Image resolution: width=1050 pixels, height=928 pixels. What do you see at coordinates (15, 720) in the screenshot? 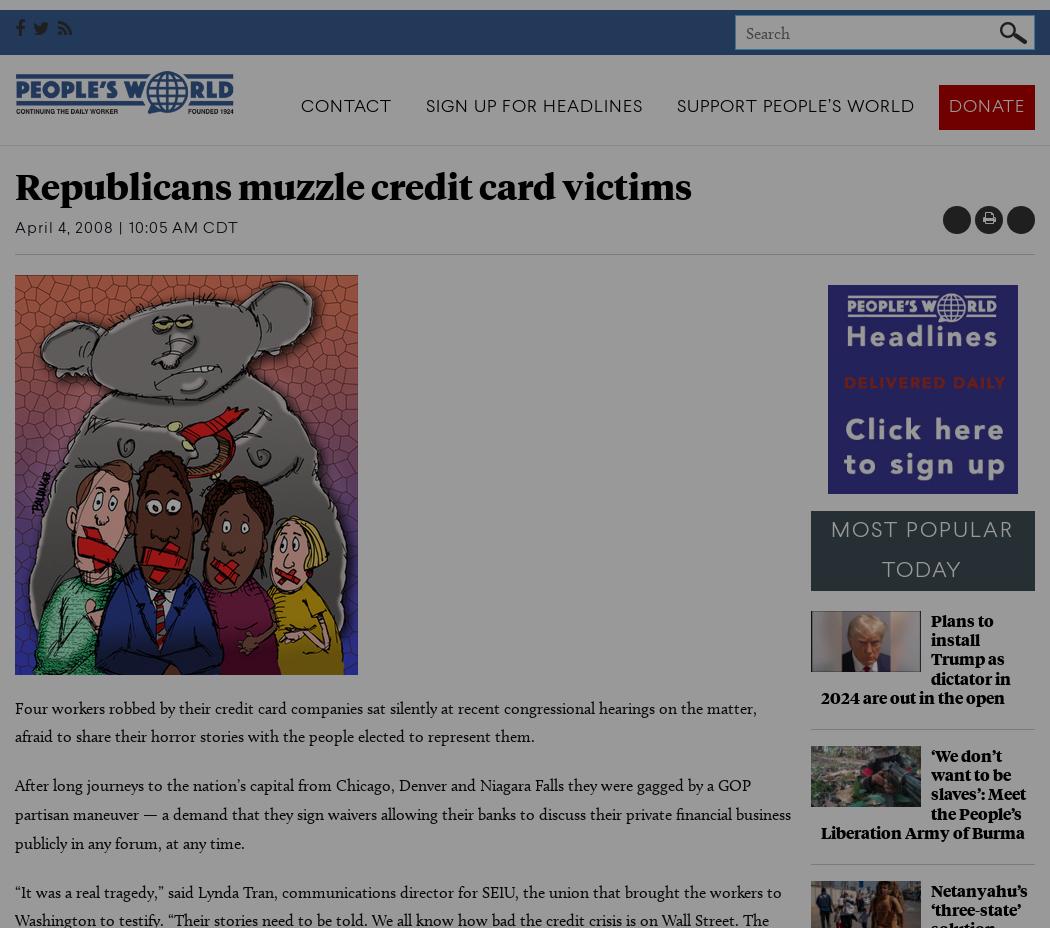
I see `'Four workers robbed by their credit card companies sat silently at recent congressional hearings on the matter, afraid to share their horror stories with the people elected to represent them.'` at bounding box center [15, 720].